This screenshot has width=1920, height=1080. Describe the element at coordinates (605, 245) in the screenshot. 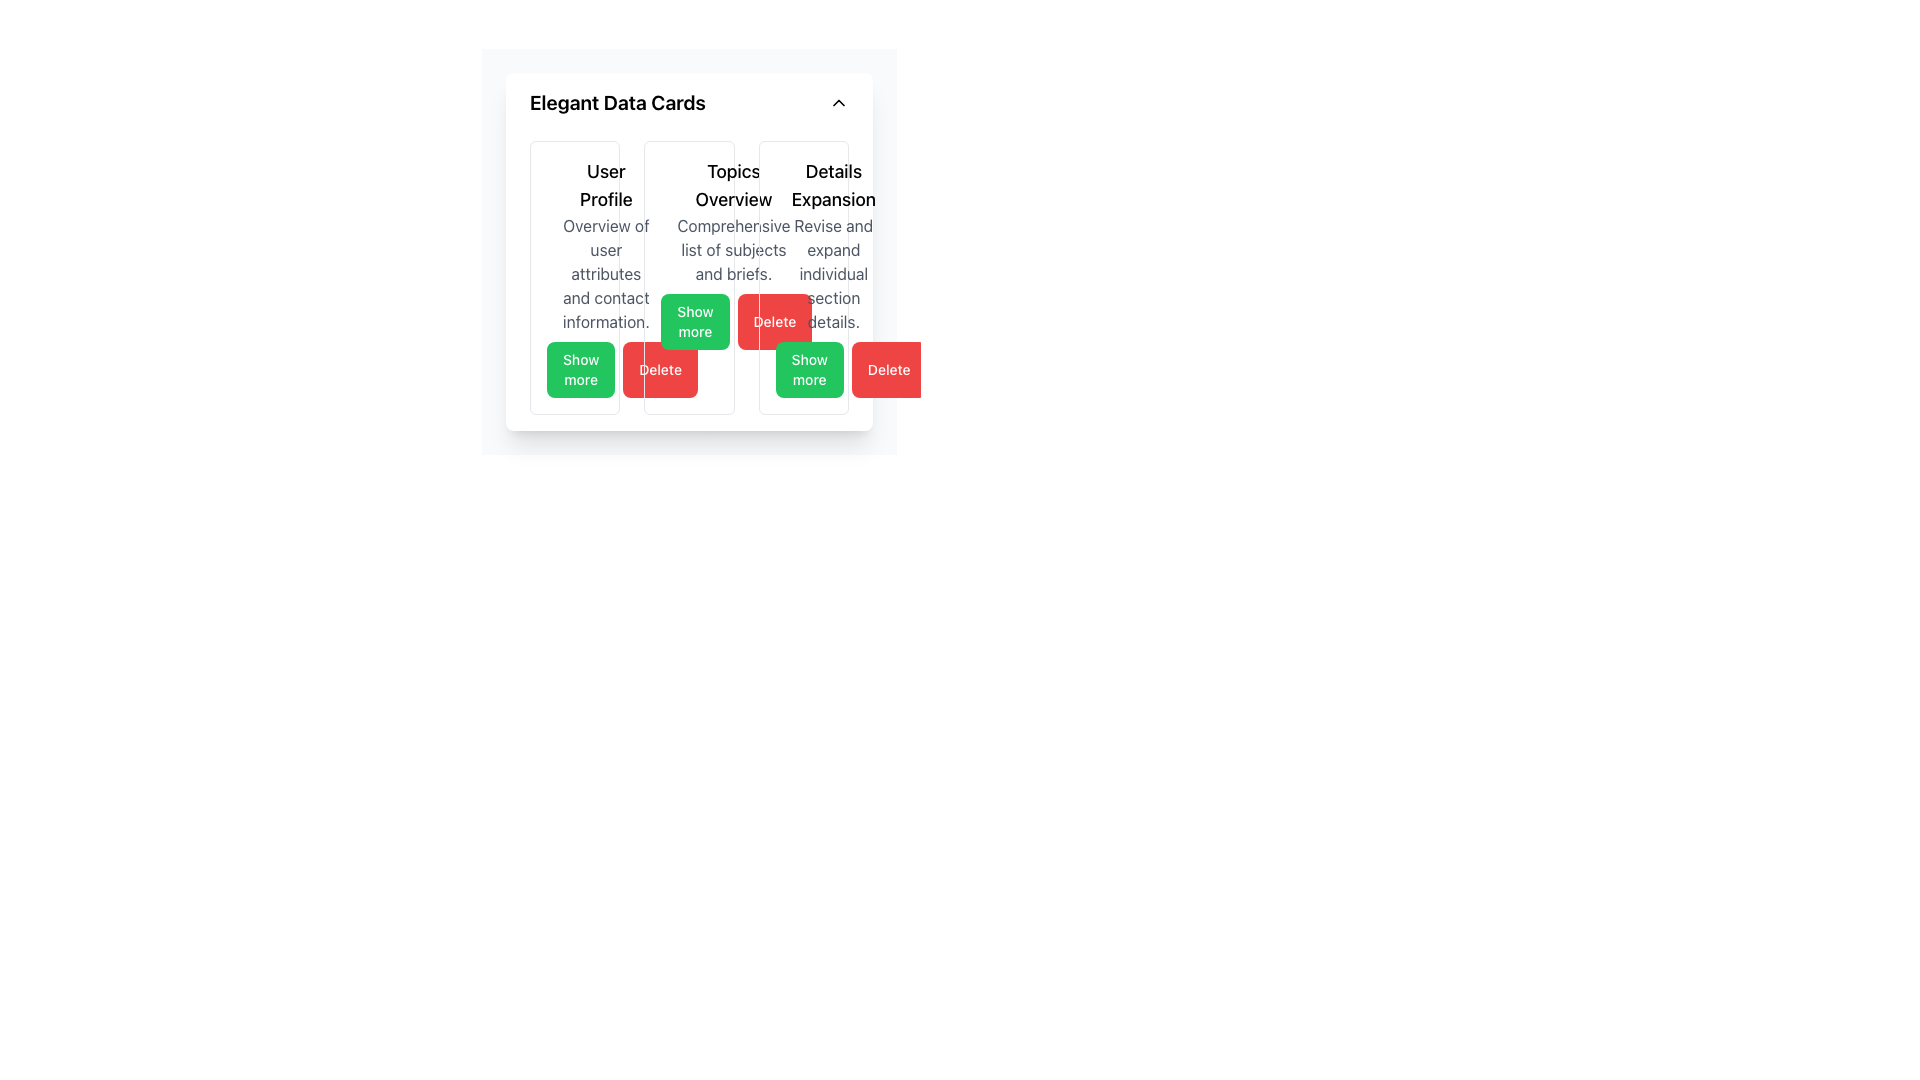

I see `the 'User Profile' text block, which displays 'Overview of user attributes and contact information.' in a card layout` at that location.